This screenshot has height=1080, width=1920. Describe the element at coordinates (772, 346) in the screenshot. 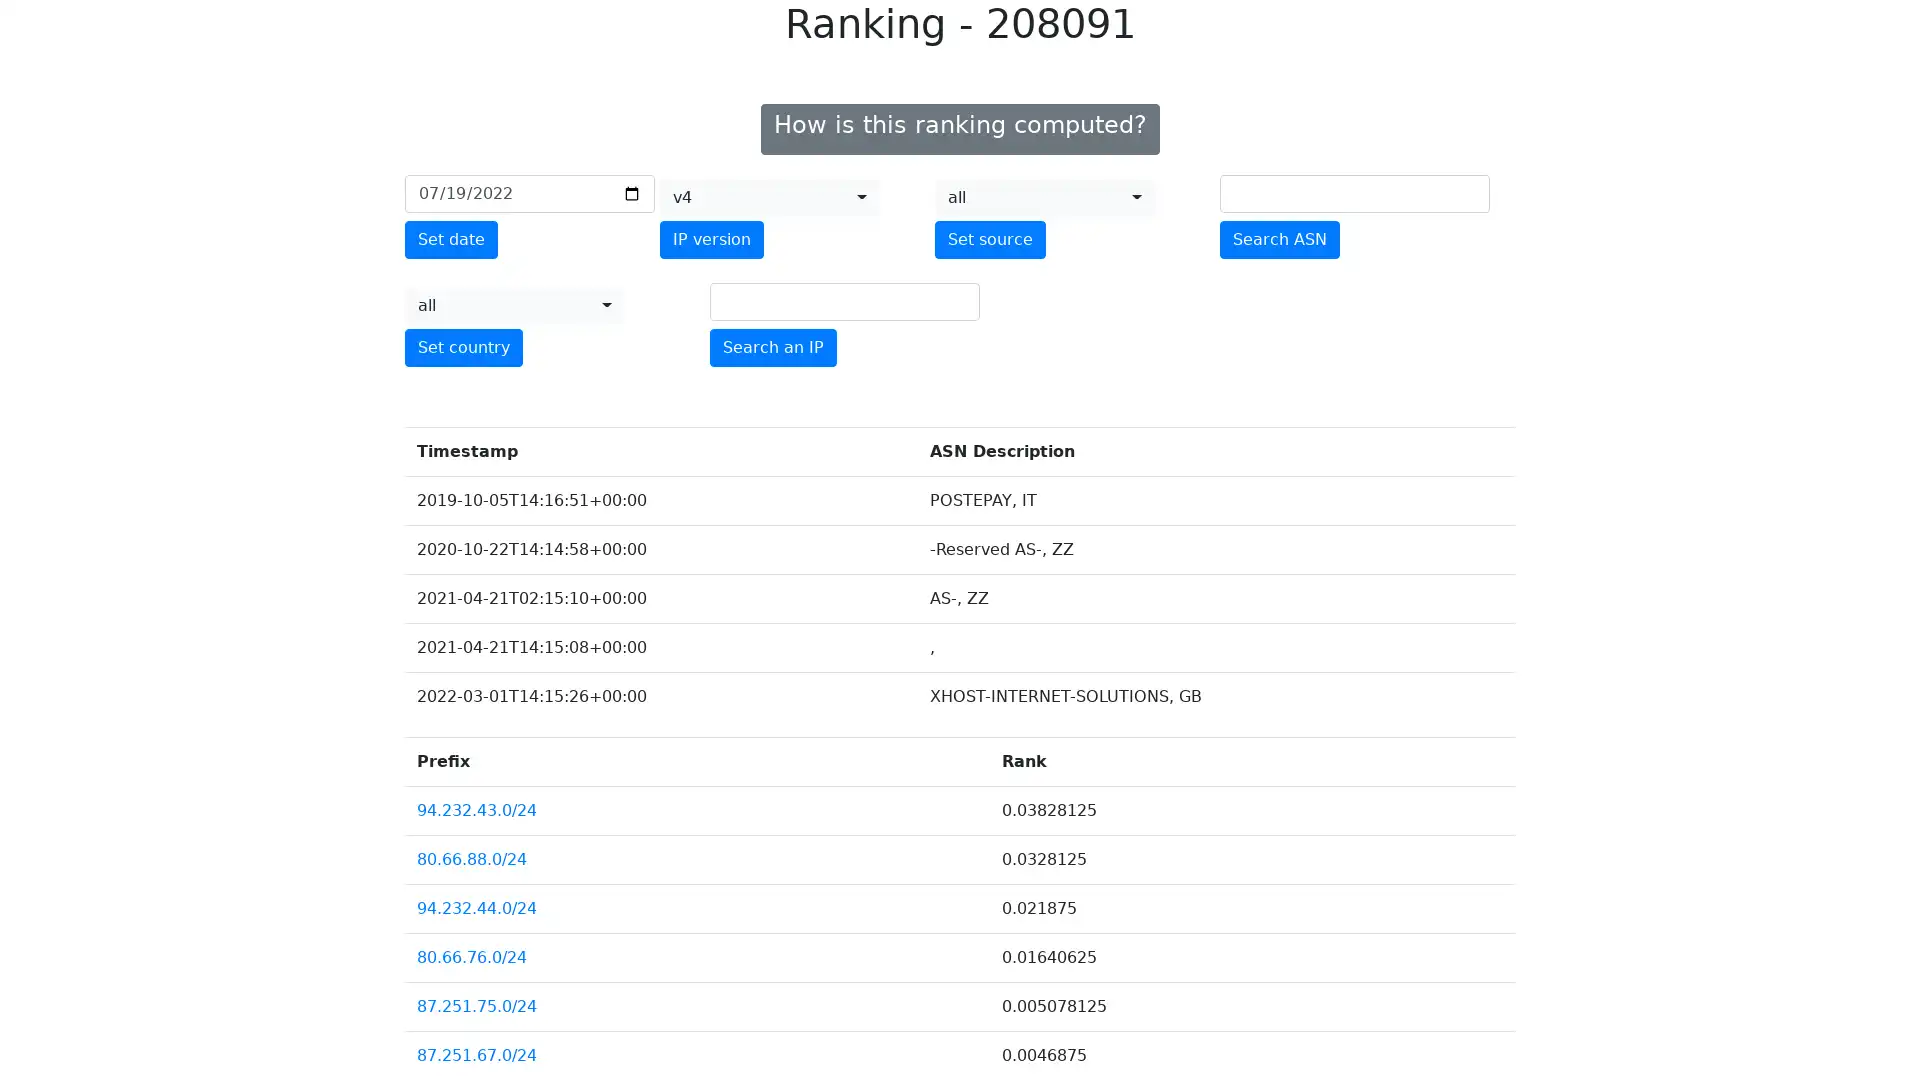

I see `Search an IP` at that location.